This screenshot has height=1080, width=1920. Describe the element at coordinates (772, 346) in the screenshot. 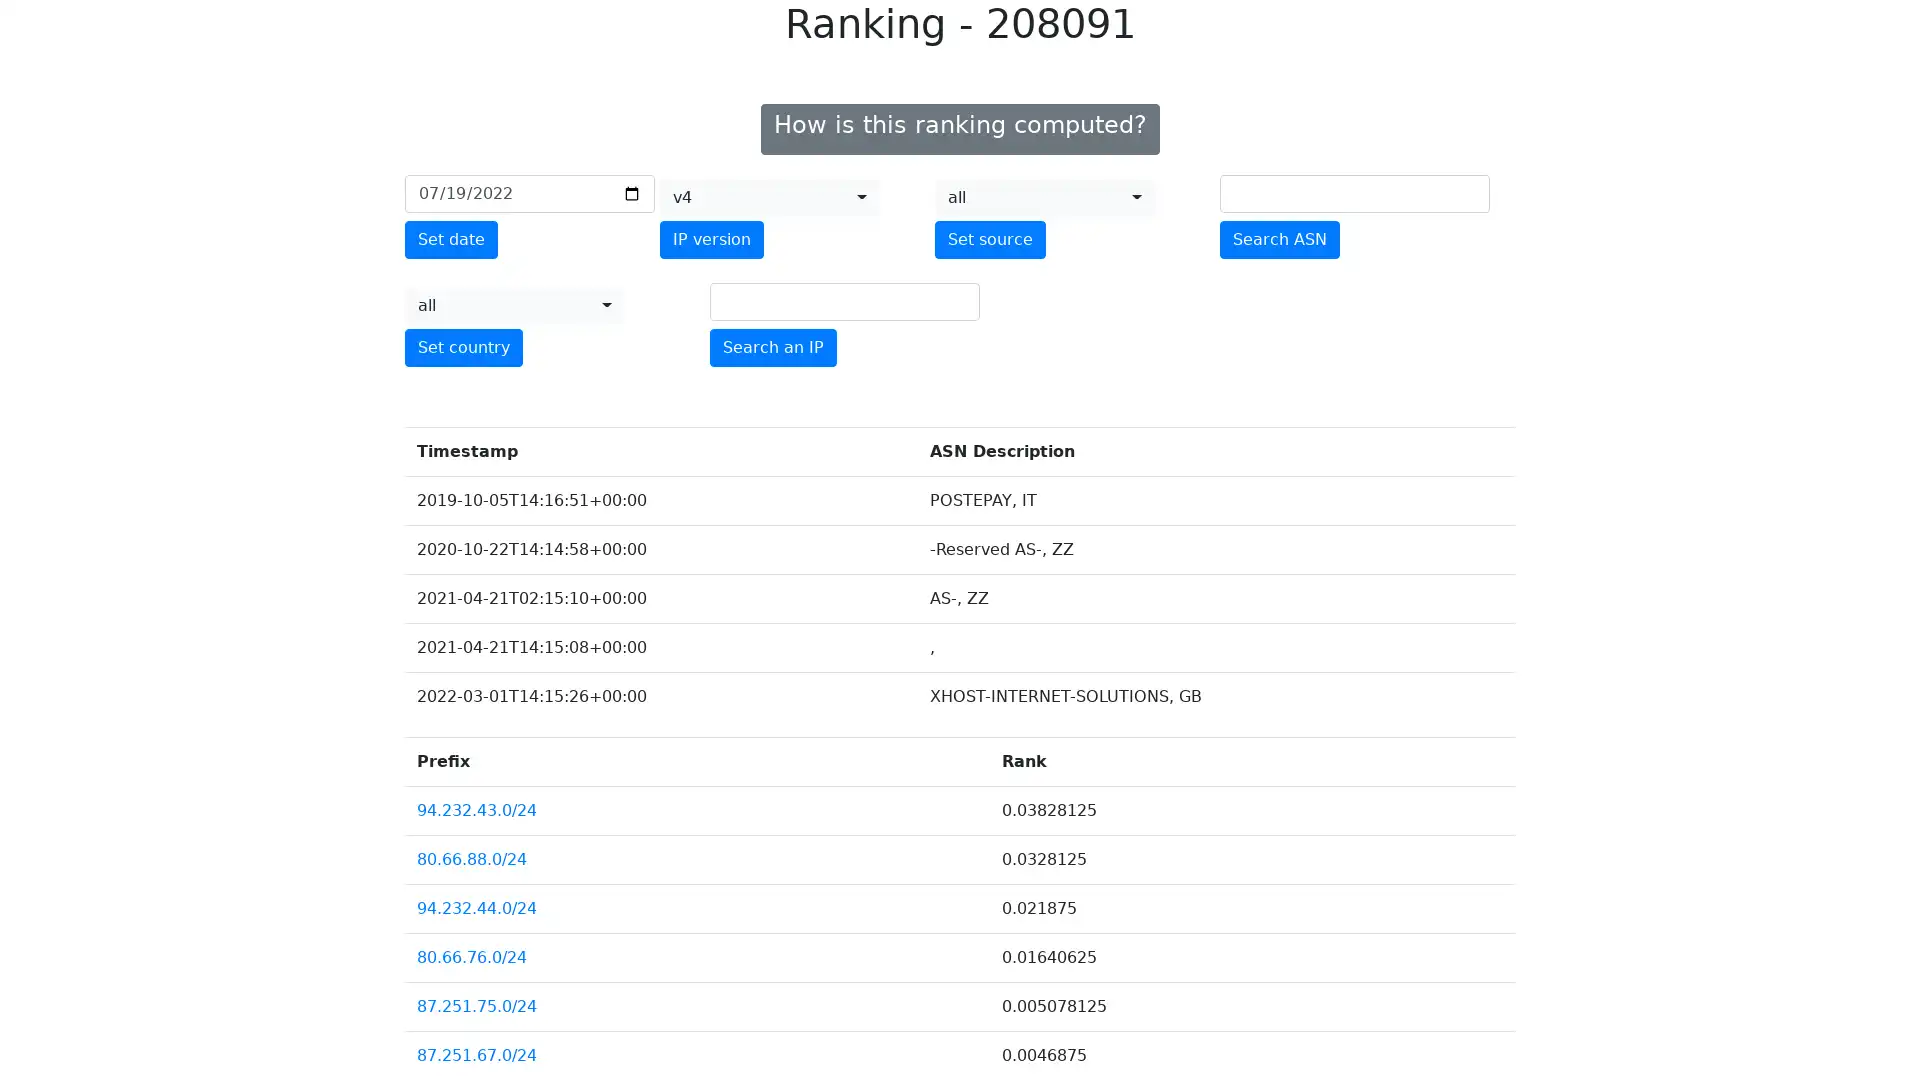

I see `Search an IP` at that location.